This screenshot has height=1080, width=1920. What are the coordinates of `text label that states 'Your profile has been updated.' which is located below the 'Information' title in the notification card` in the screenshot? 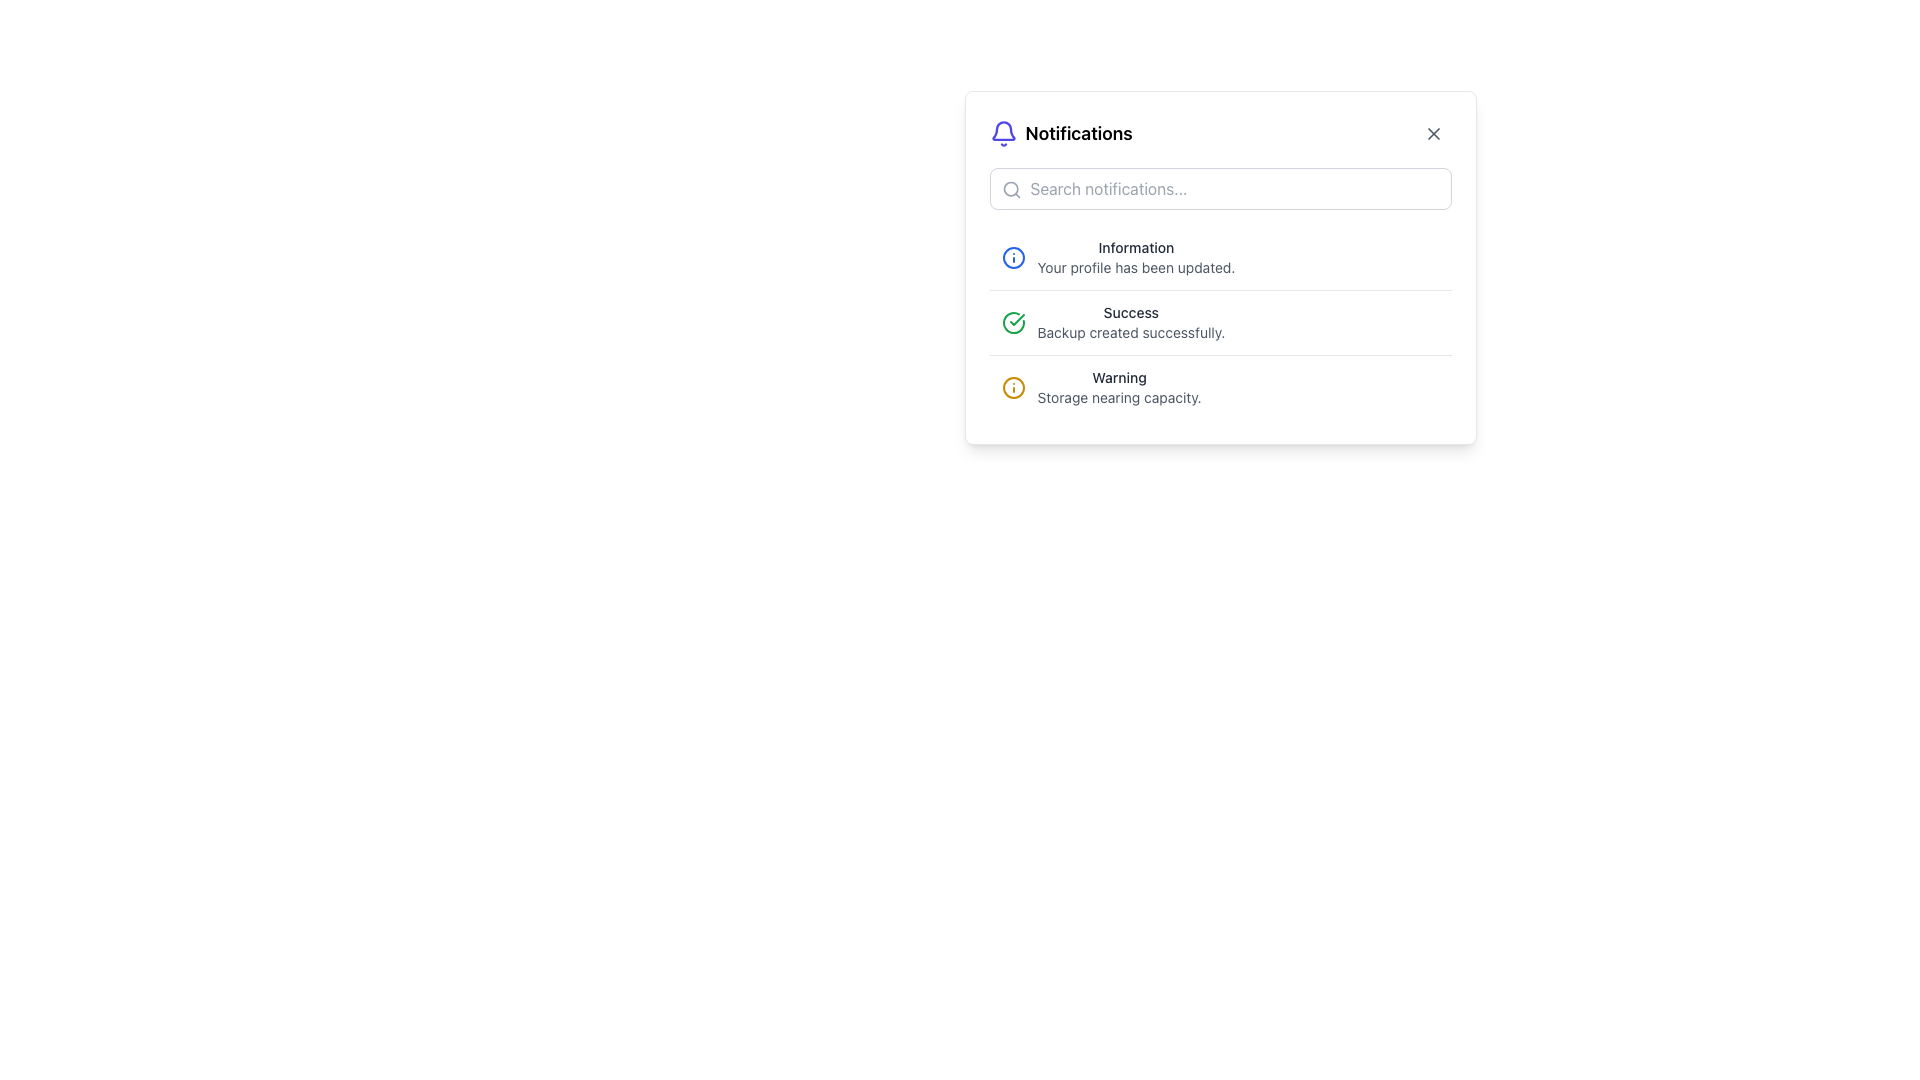 It's located at (1136, 266).